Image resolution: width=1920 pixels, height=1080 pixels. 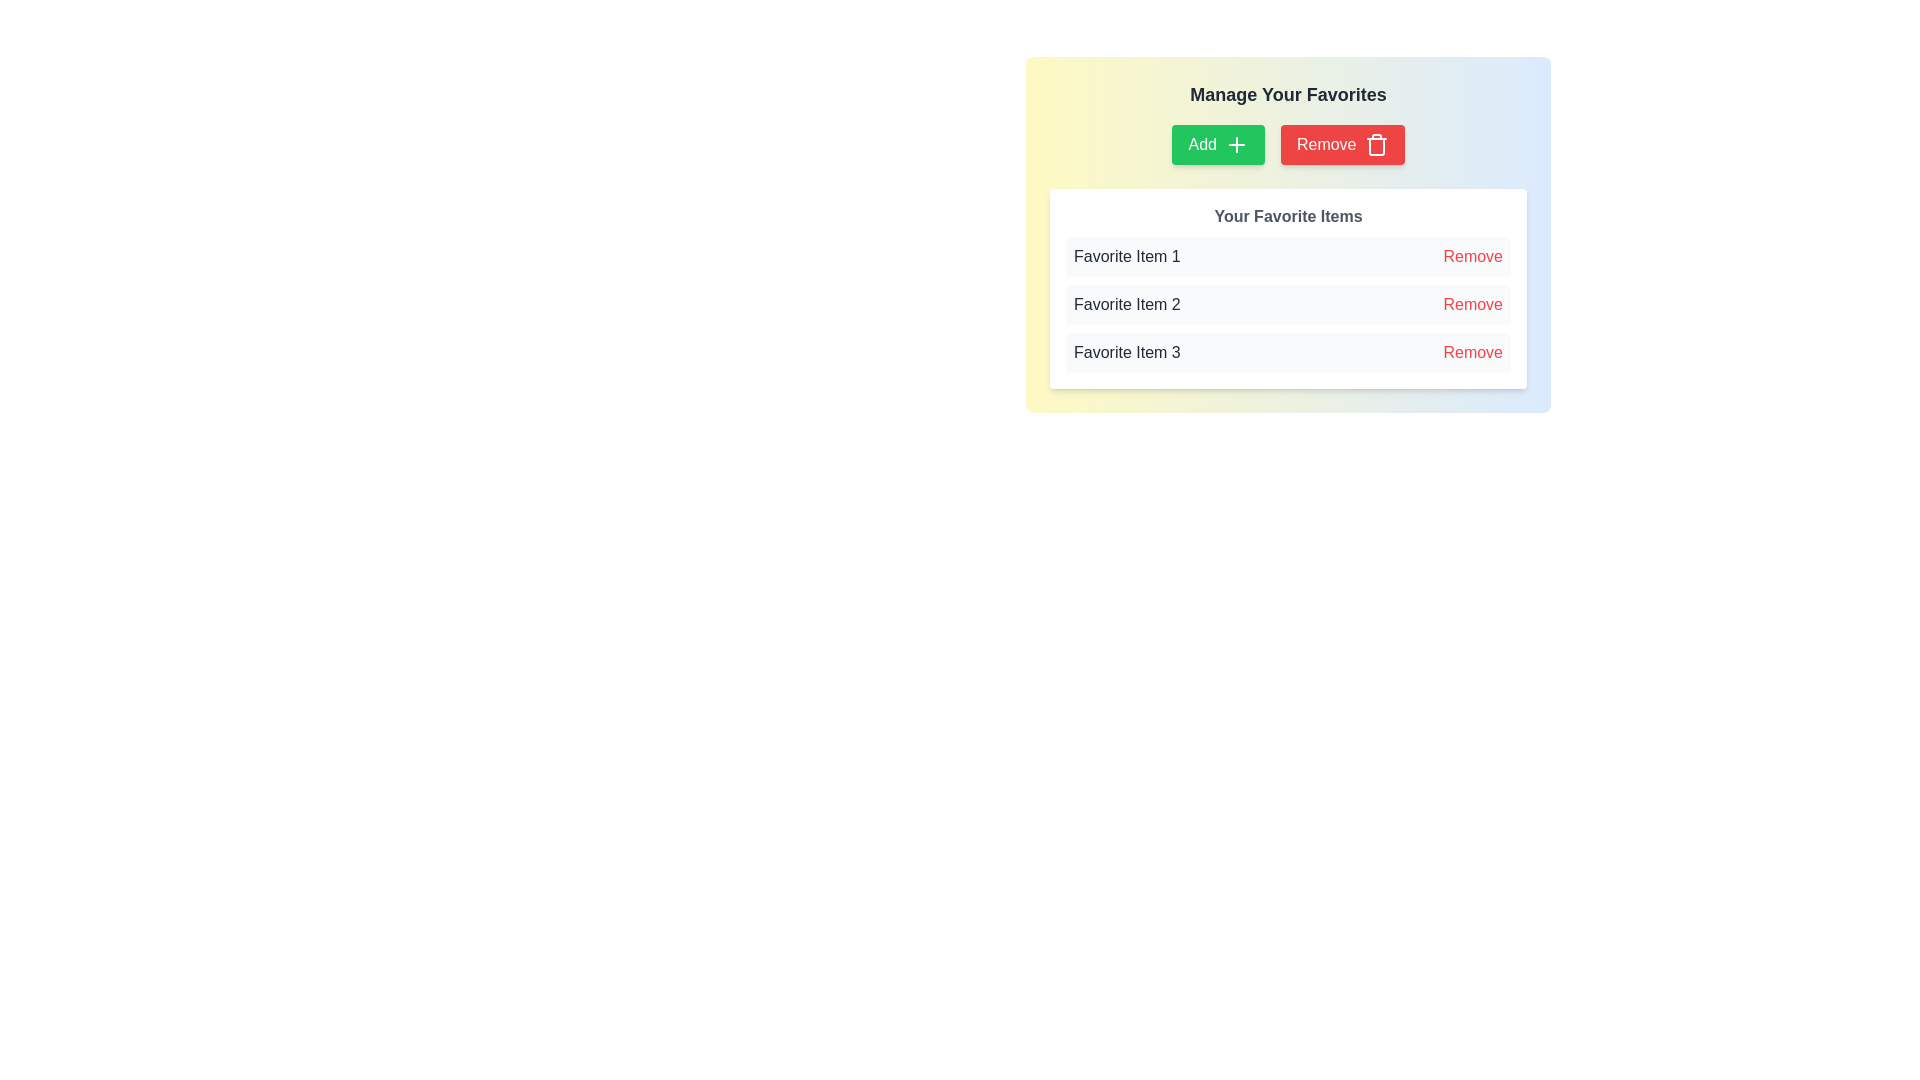 What do you see at coordinates (1473, 256) in the screenshot?
I see `the interactive text element labeled 'Remove', which is styled in red and located to the right of 'Favorite Item 1', to change its color to a darker red shade` at bounding box center [1473, 256].